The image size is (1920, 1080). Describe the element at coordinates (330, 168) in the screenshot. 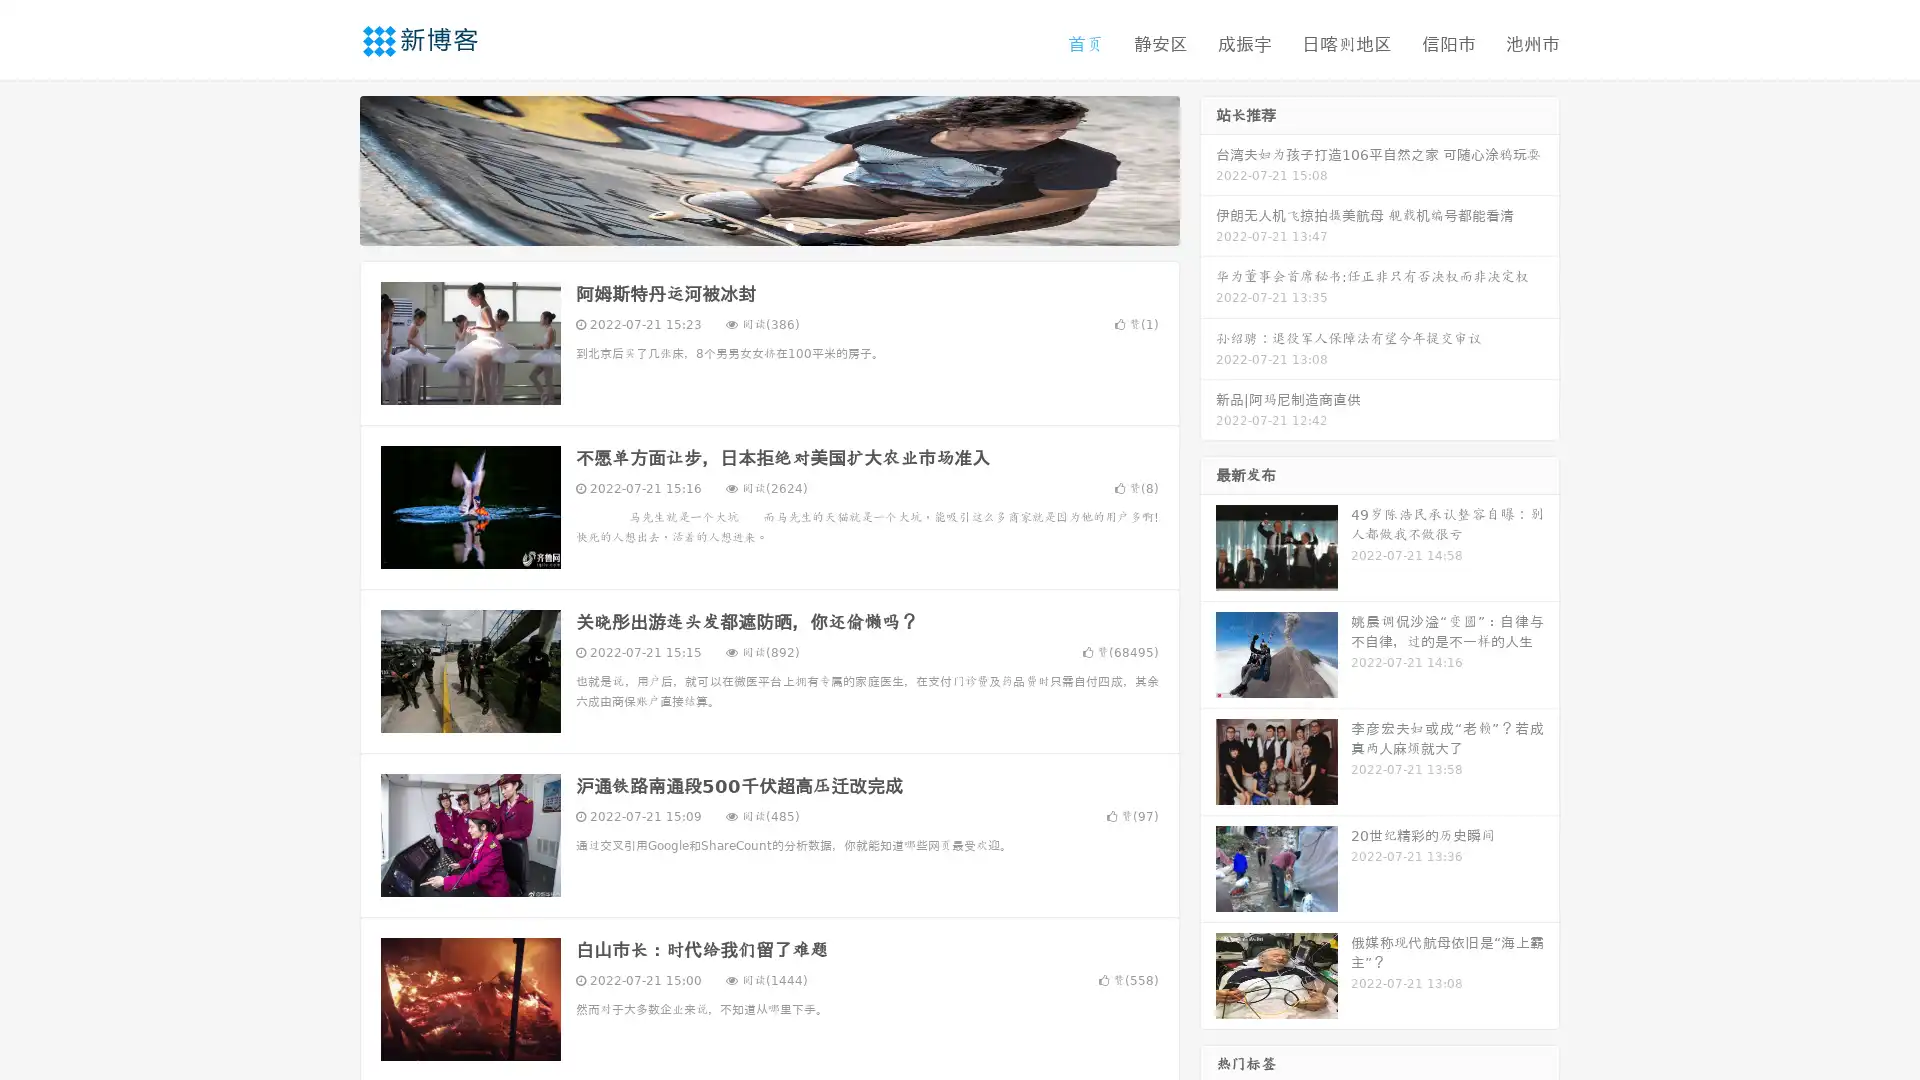

I see `Previous slide` at that location.